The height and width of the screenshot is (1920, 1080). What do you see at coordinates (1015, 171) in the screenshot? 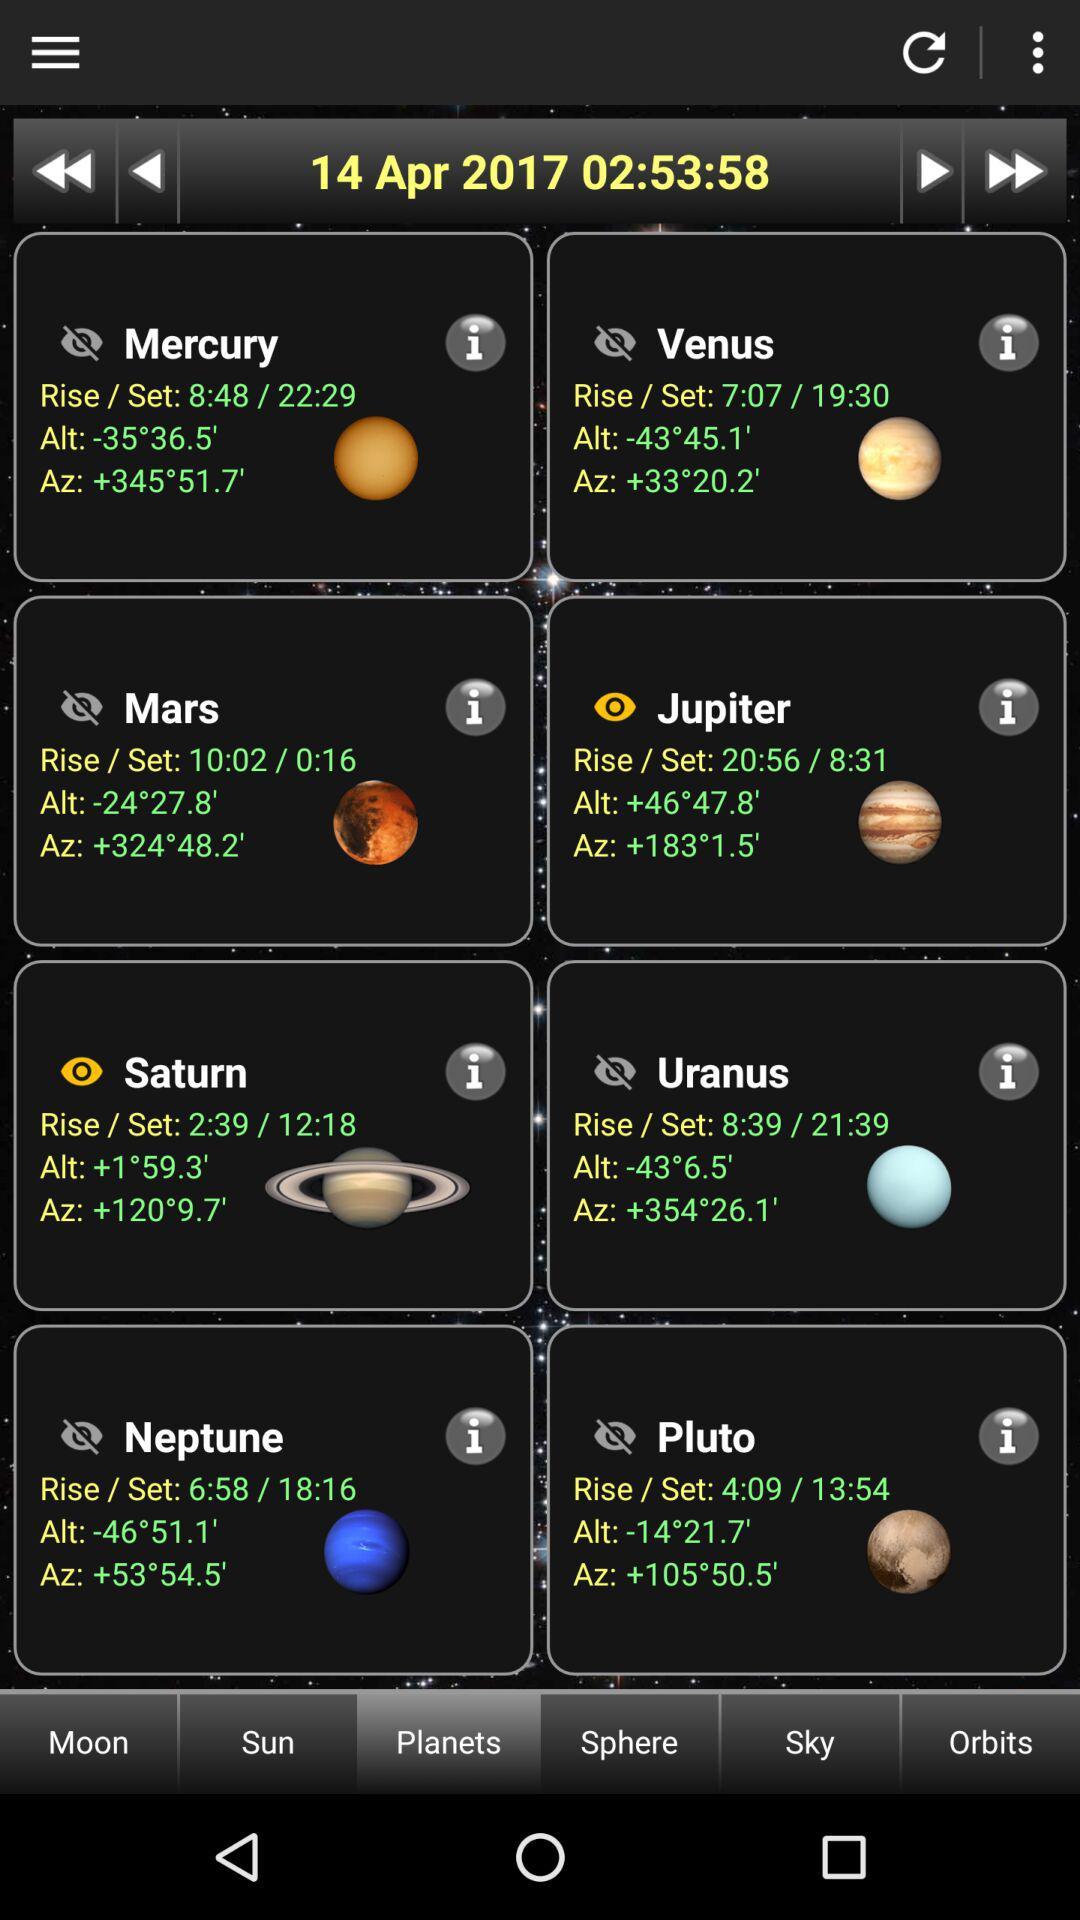
I see `the latest page` at bounding box center [1015, 171].